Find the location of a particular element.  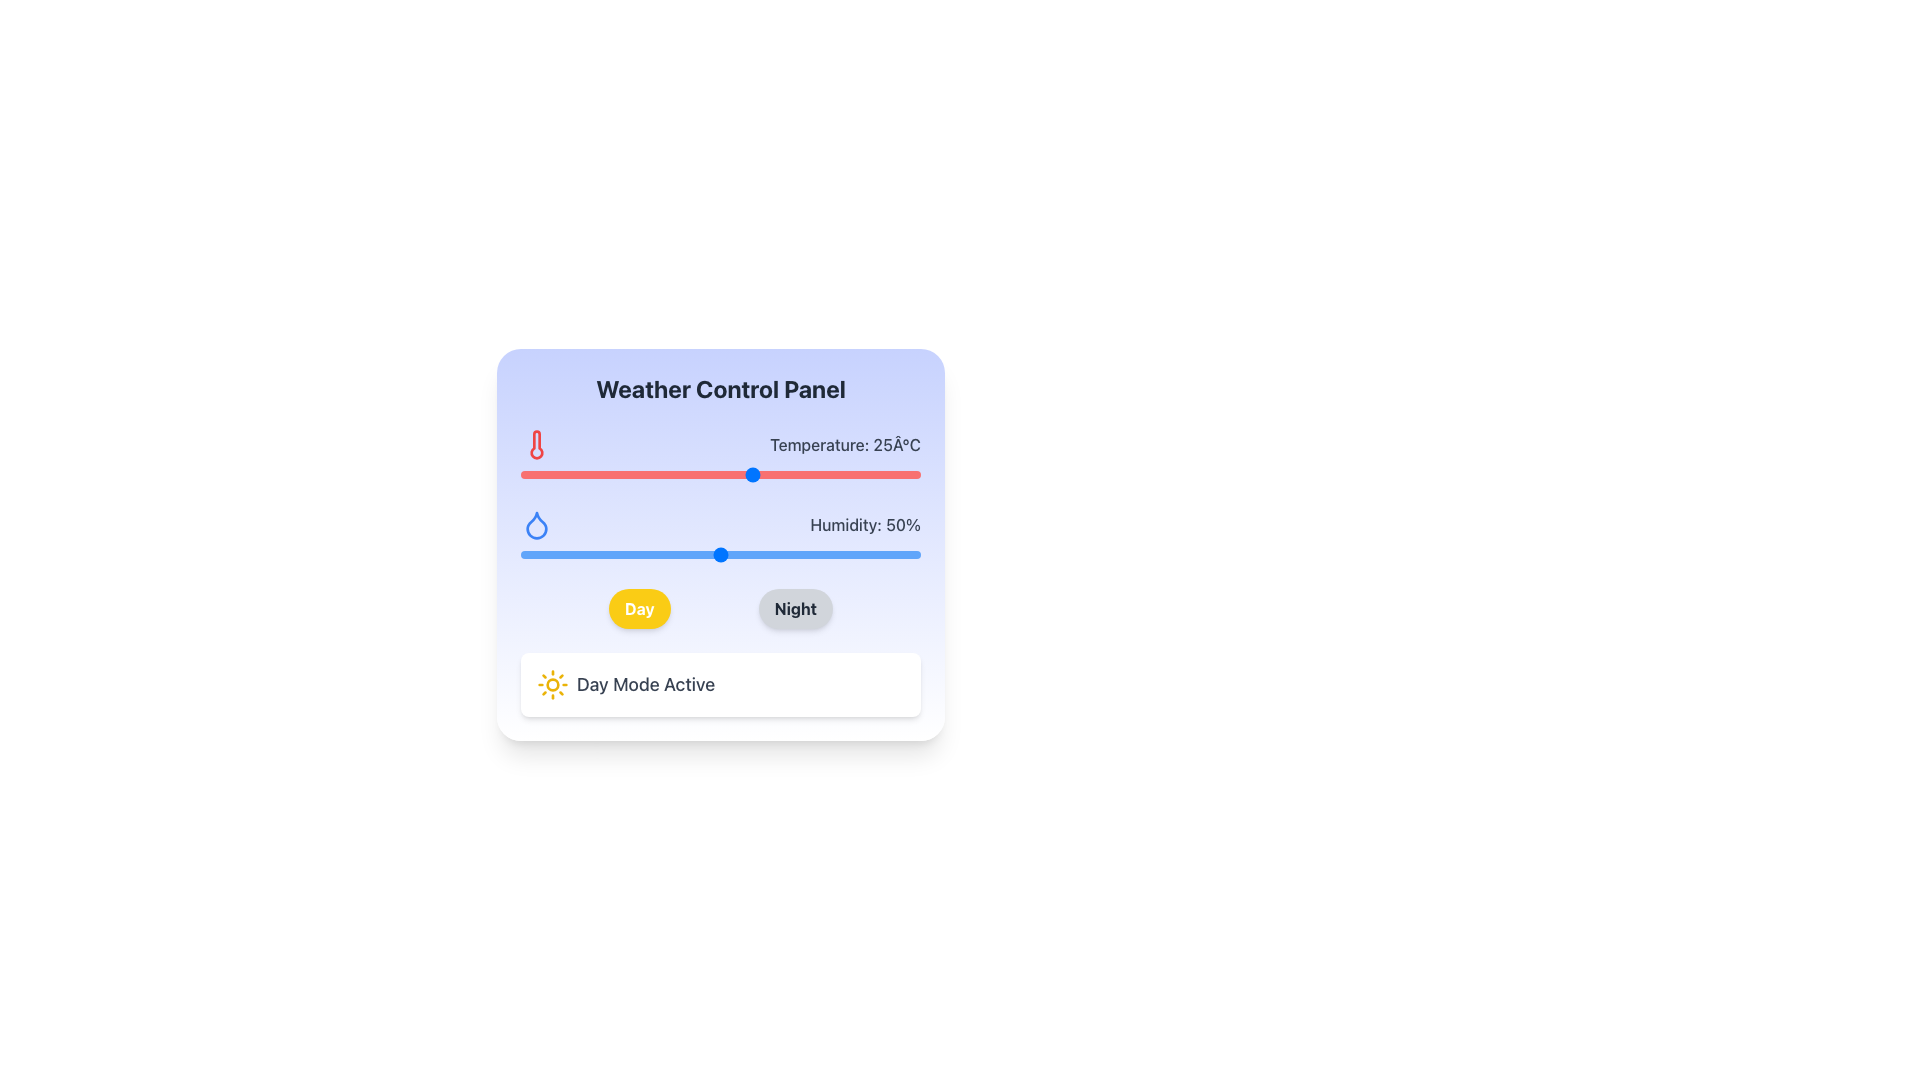

and drag the handle of the slider to change the temperature value, which is currently displayed as 'Temperature: 25°C'. The slider is located beneath this text and is horizontally aligned with the thermometer icon is located at coordinates (720, 474).